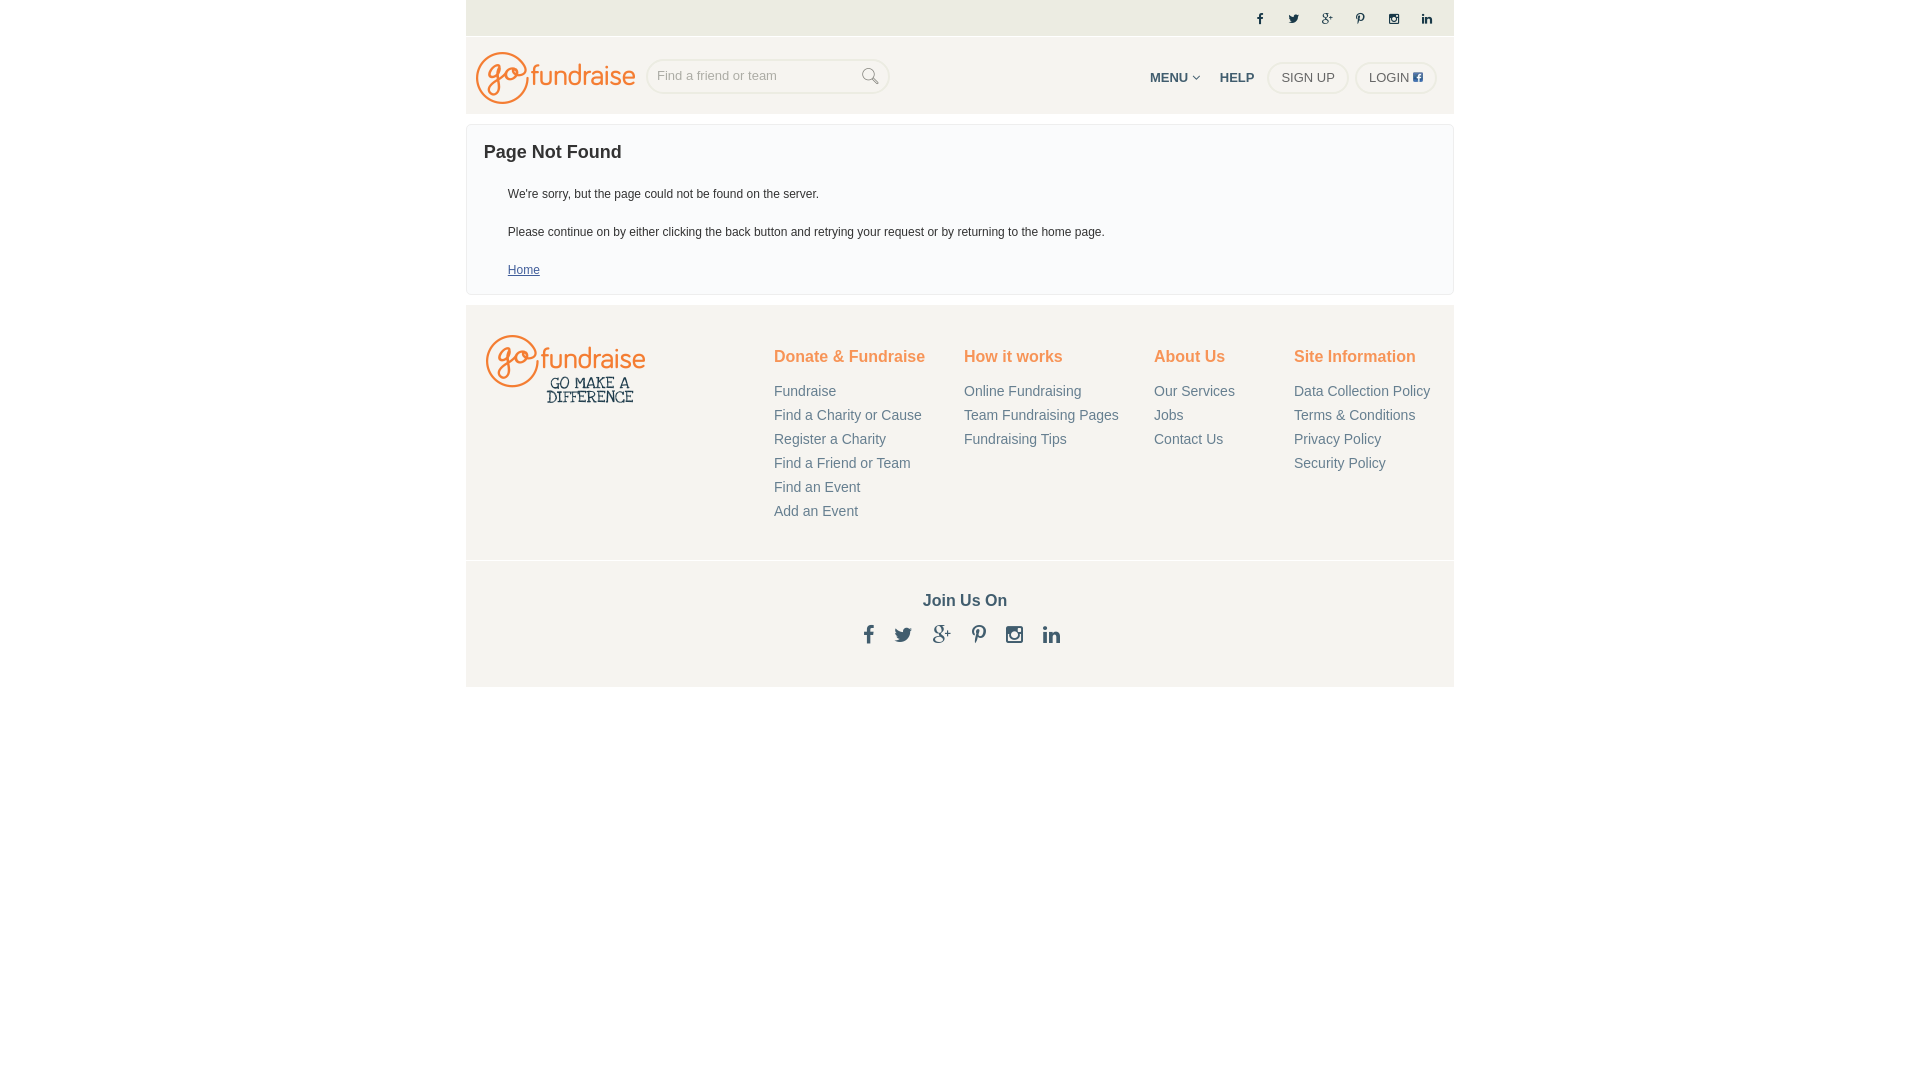  What do you see at coordinates (971, 635) in the screenshot?
I see `'Pinterest'` at bounding box center [971, 635].